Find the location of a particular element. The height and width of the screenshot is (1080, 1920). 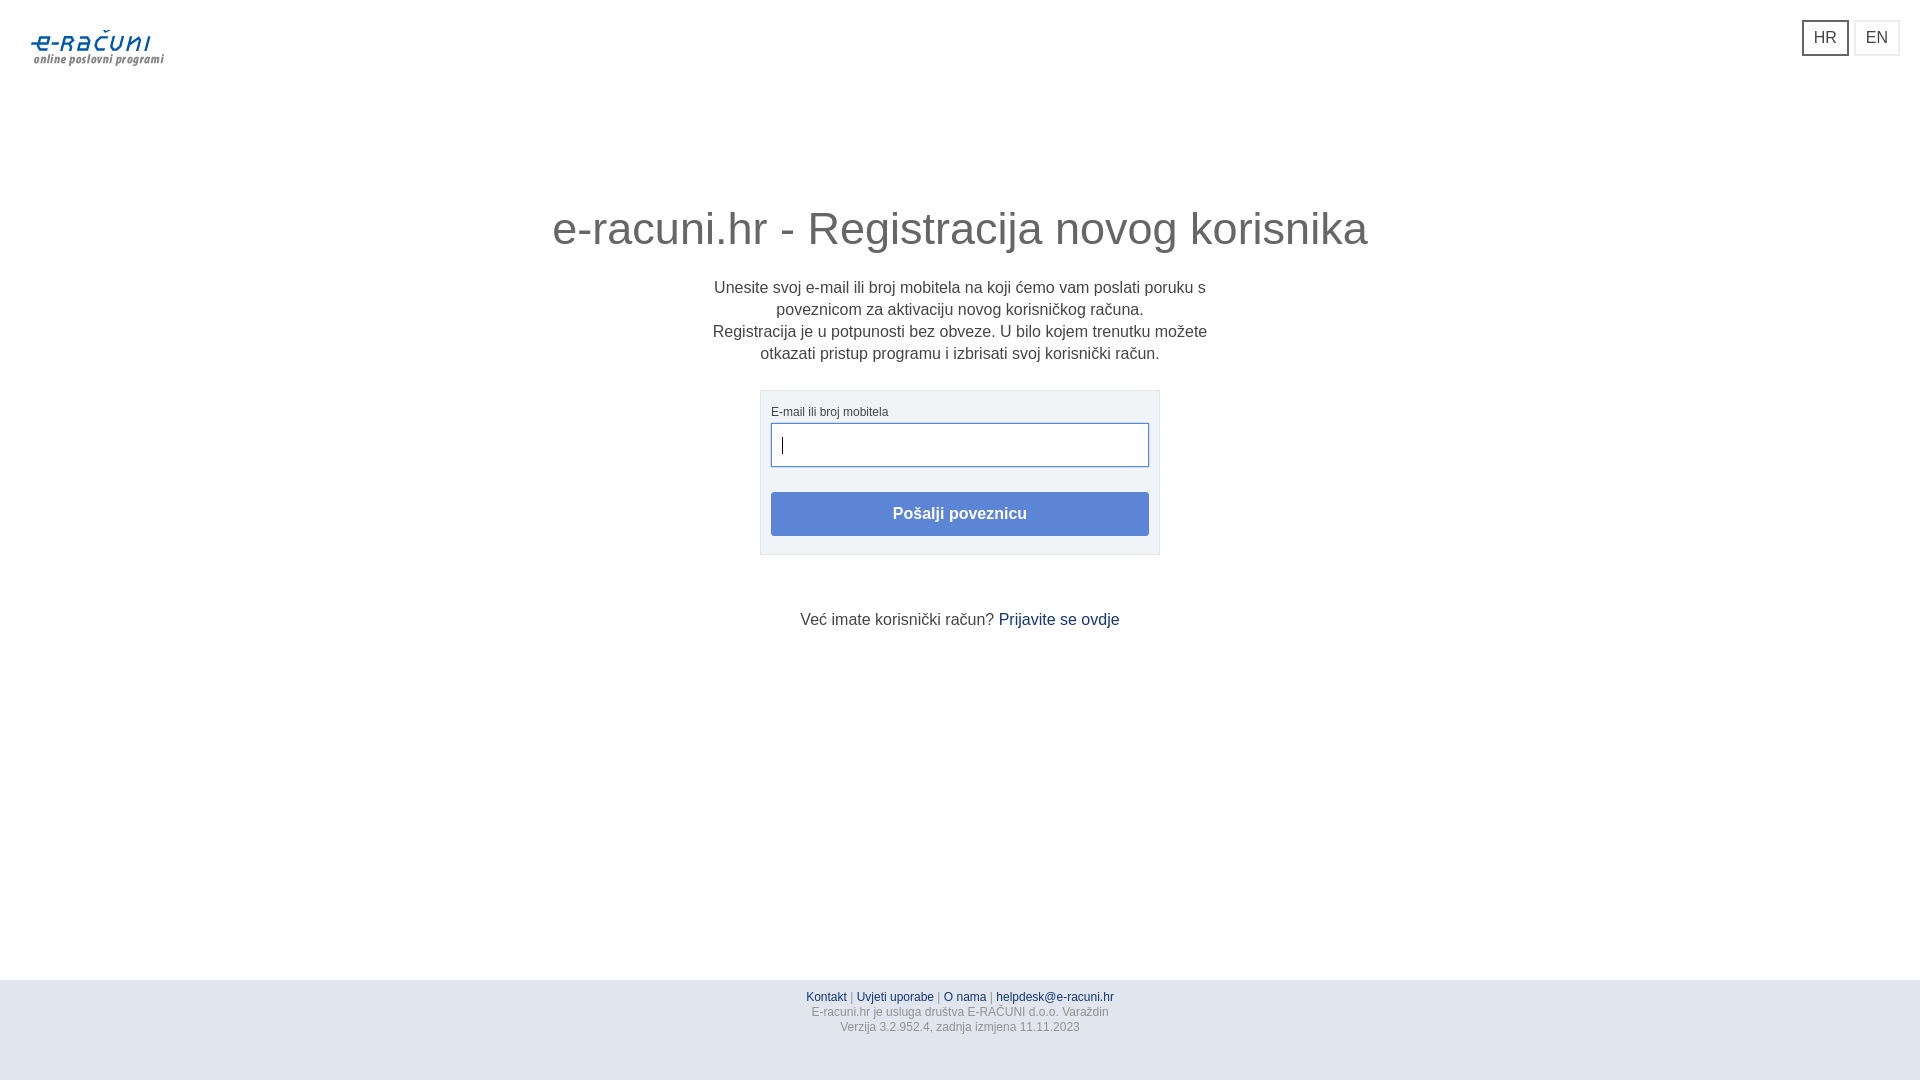

'helpdesk@e-racuni.hr' is located at coordinates (996, 996).